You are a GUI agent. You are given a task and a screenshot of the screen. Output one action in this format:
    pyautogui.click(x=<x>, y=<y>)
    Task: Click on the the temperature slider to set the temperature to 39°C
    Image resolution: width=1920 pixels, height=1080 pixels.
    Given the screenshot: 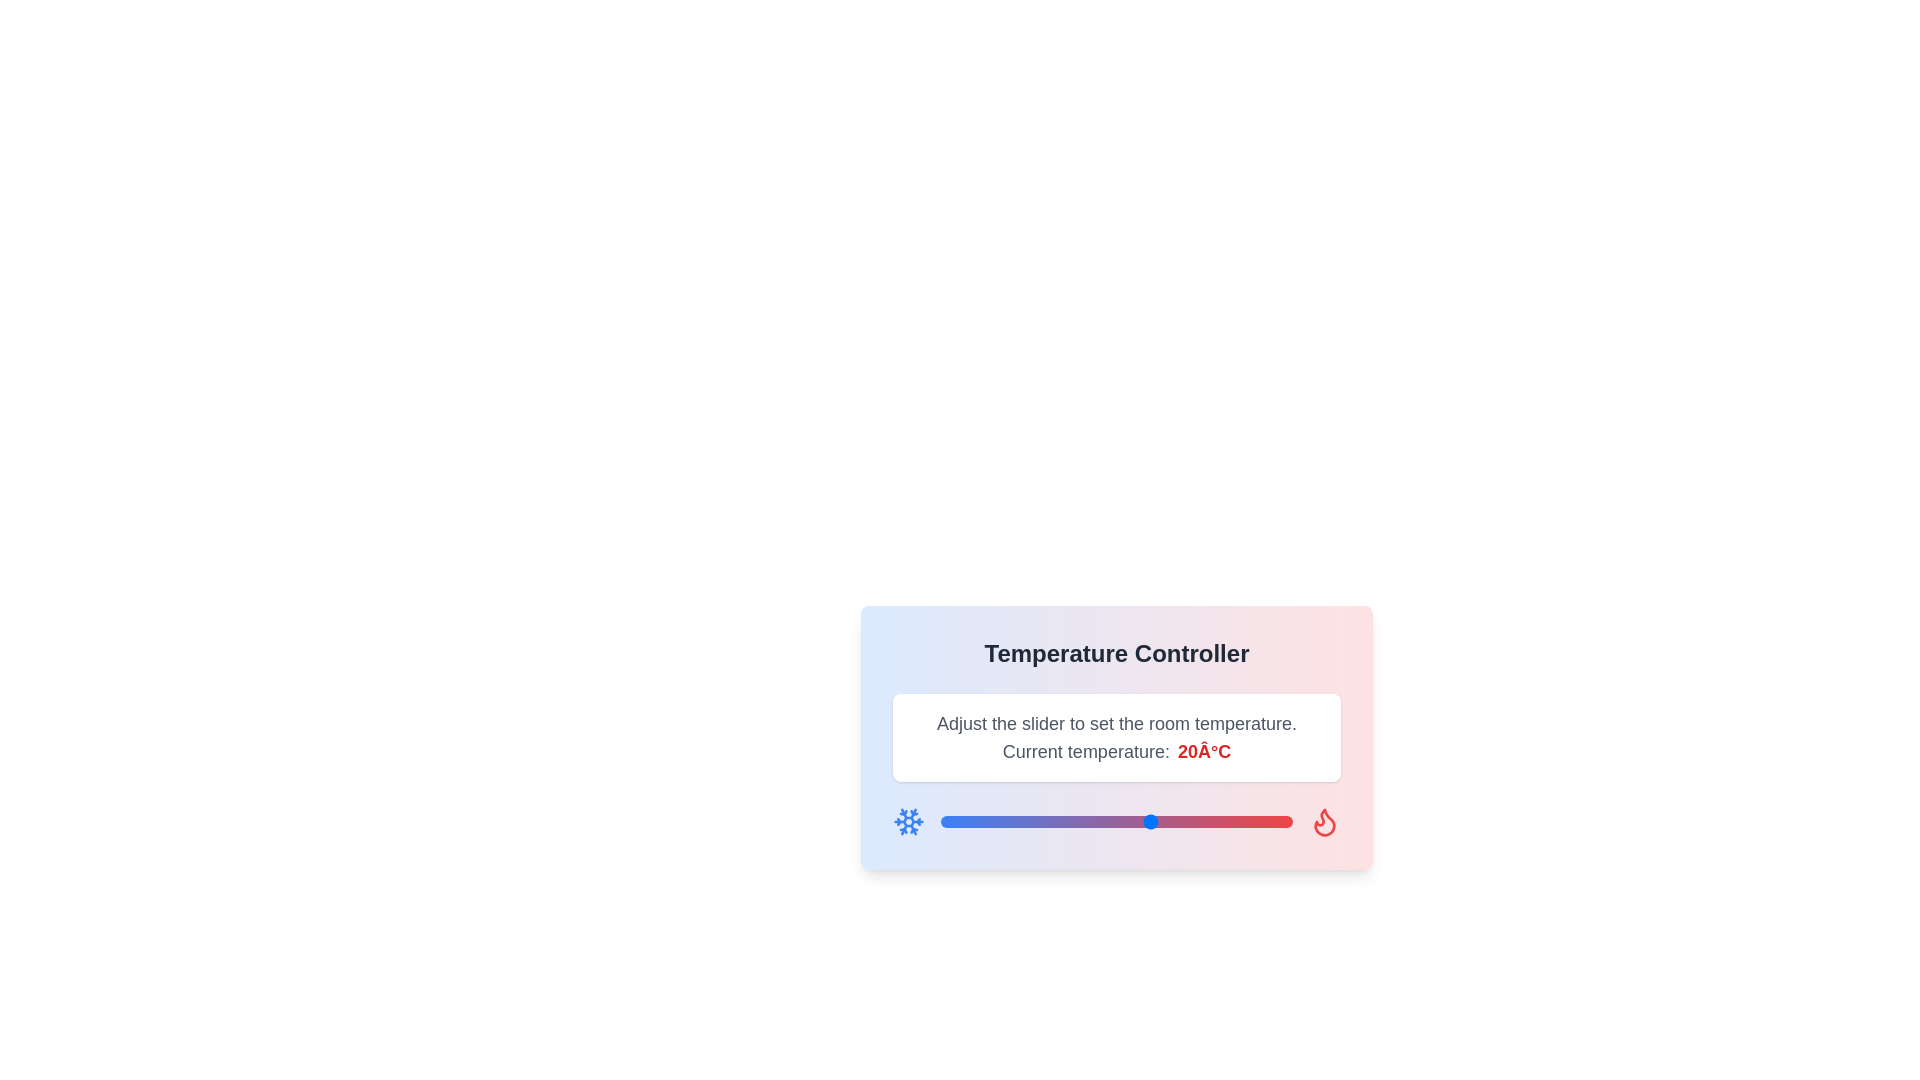 What is the action you would take?
    pyautogui.click(x=1286, y=821)
    